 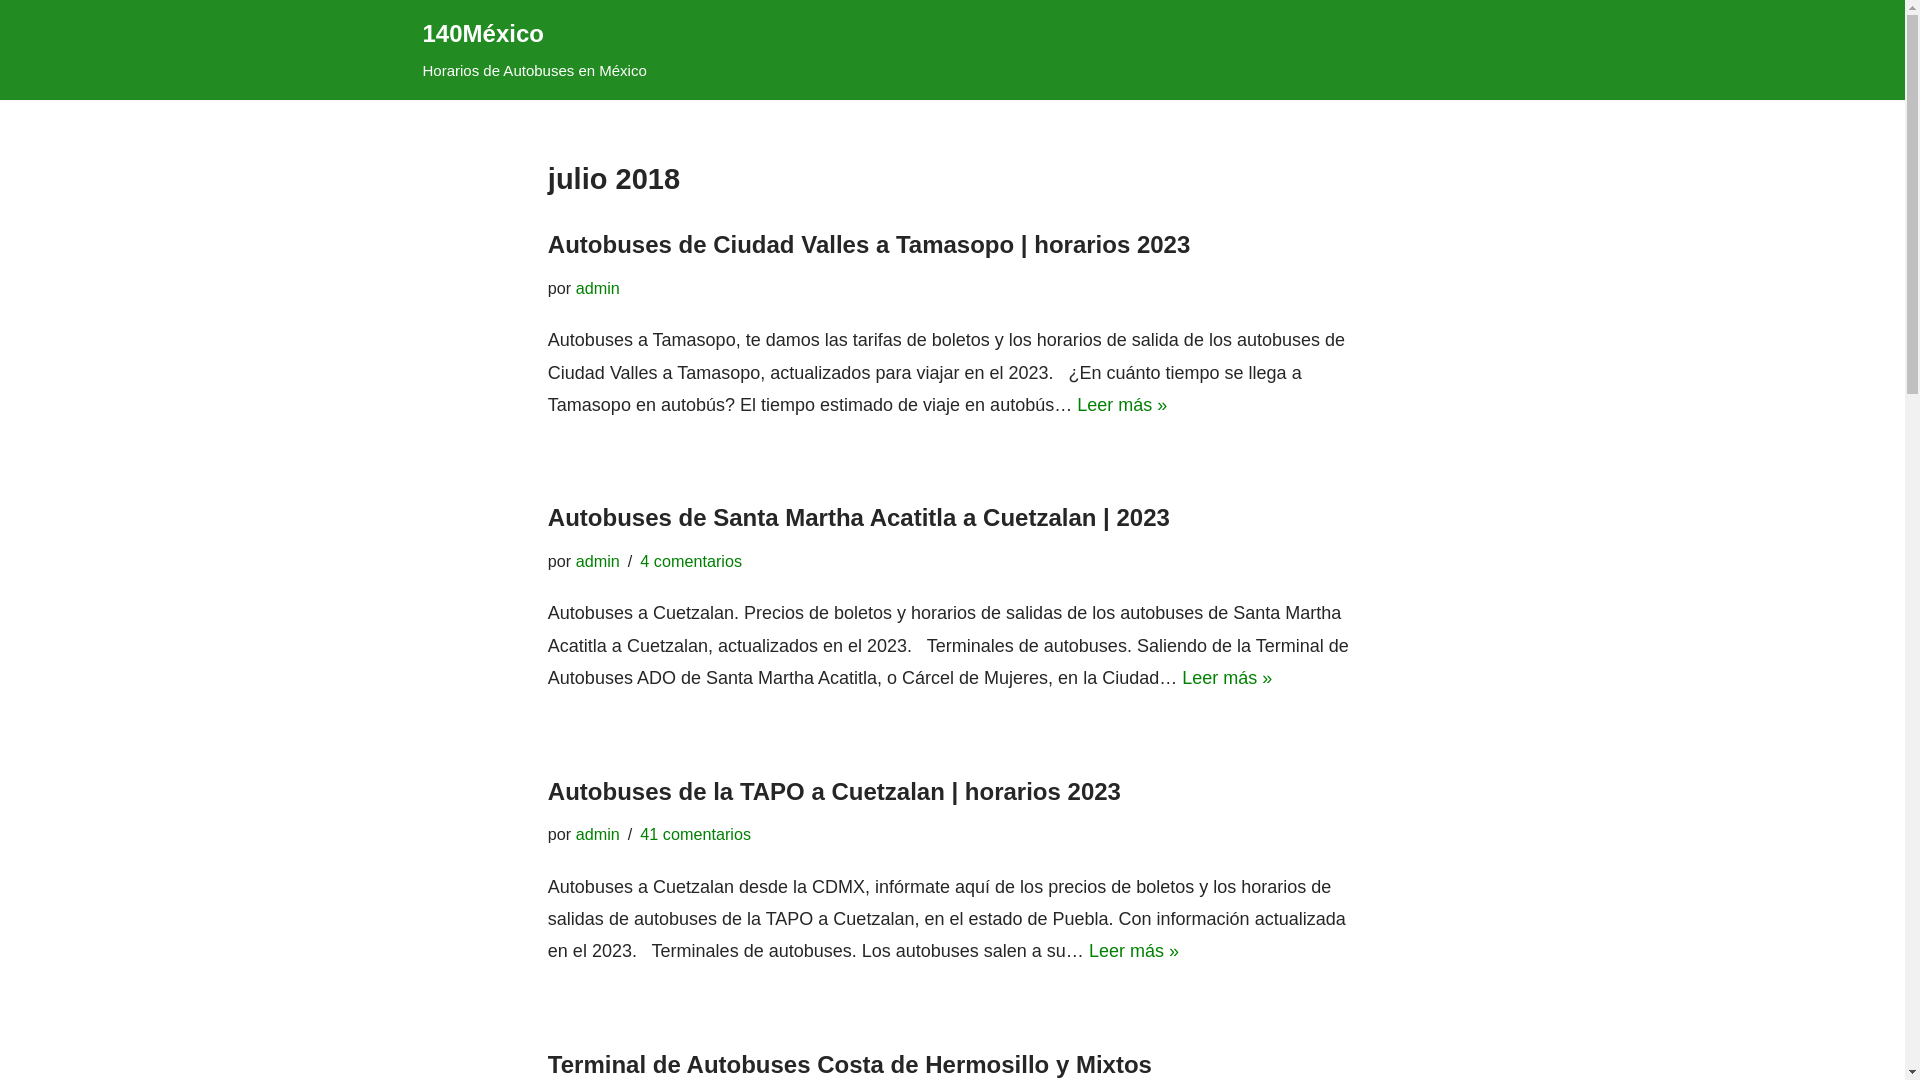 I want to click on 'Saltar al contenido', so click(x=14, y=42).